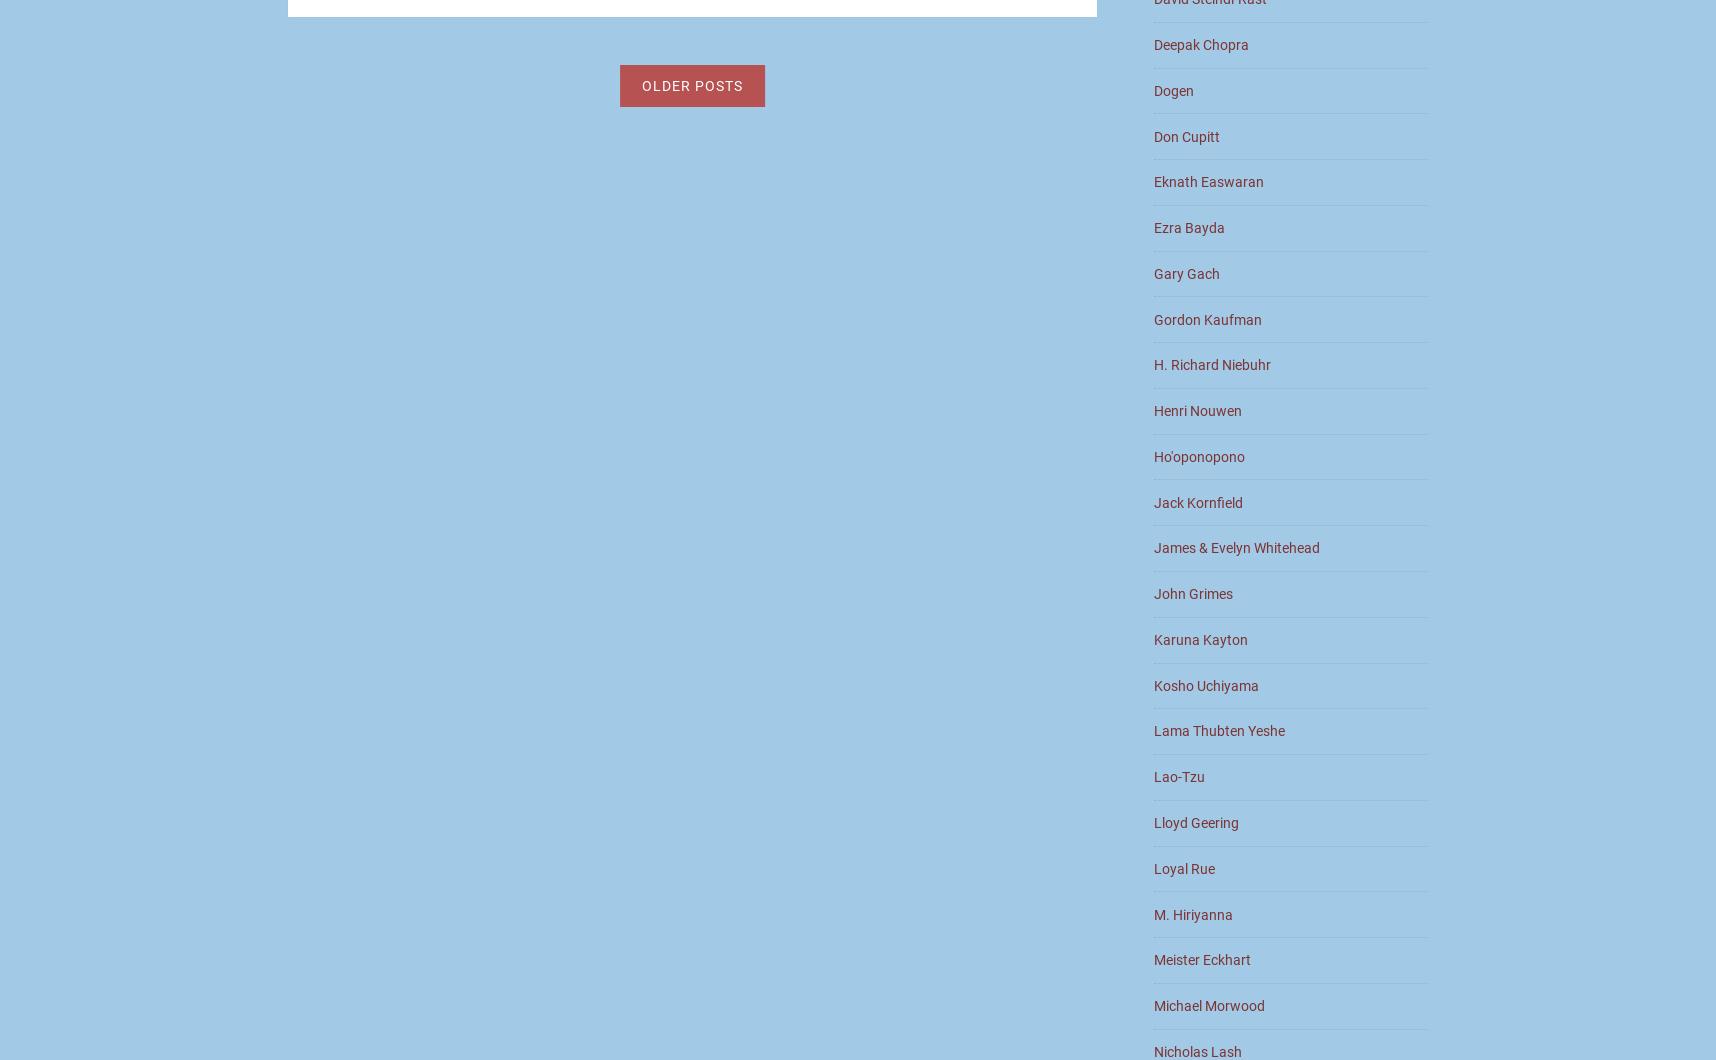 The image size is (1716, 1060). I want to click on 'Meister Eckhart', so click(1202, 959).